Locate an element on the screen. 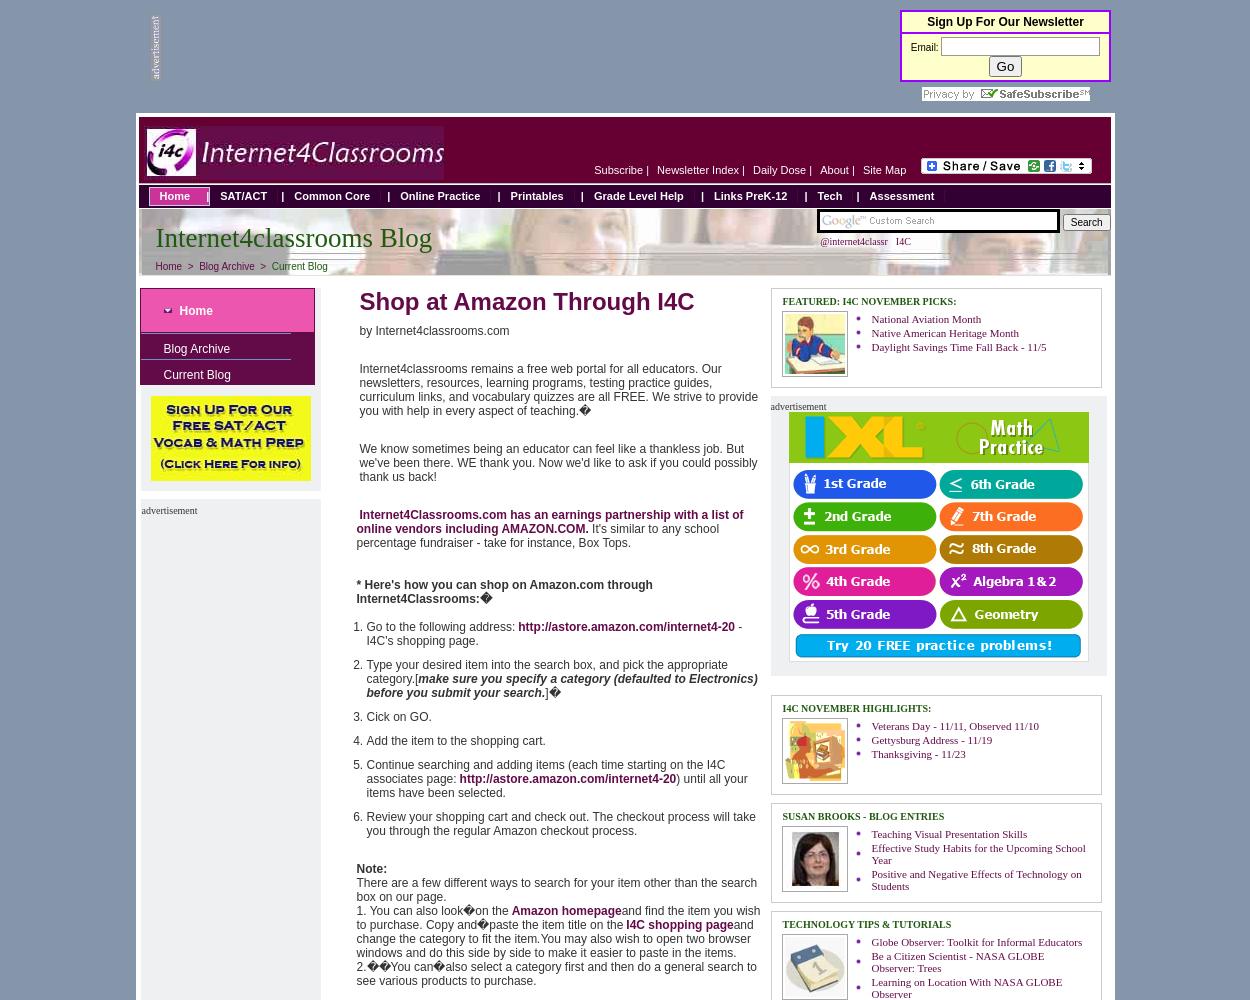 The height and width of the screenshot is (1000, 1250). ') until all your items have been selected.' is located at coordinates (556, 786).